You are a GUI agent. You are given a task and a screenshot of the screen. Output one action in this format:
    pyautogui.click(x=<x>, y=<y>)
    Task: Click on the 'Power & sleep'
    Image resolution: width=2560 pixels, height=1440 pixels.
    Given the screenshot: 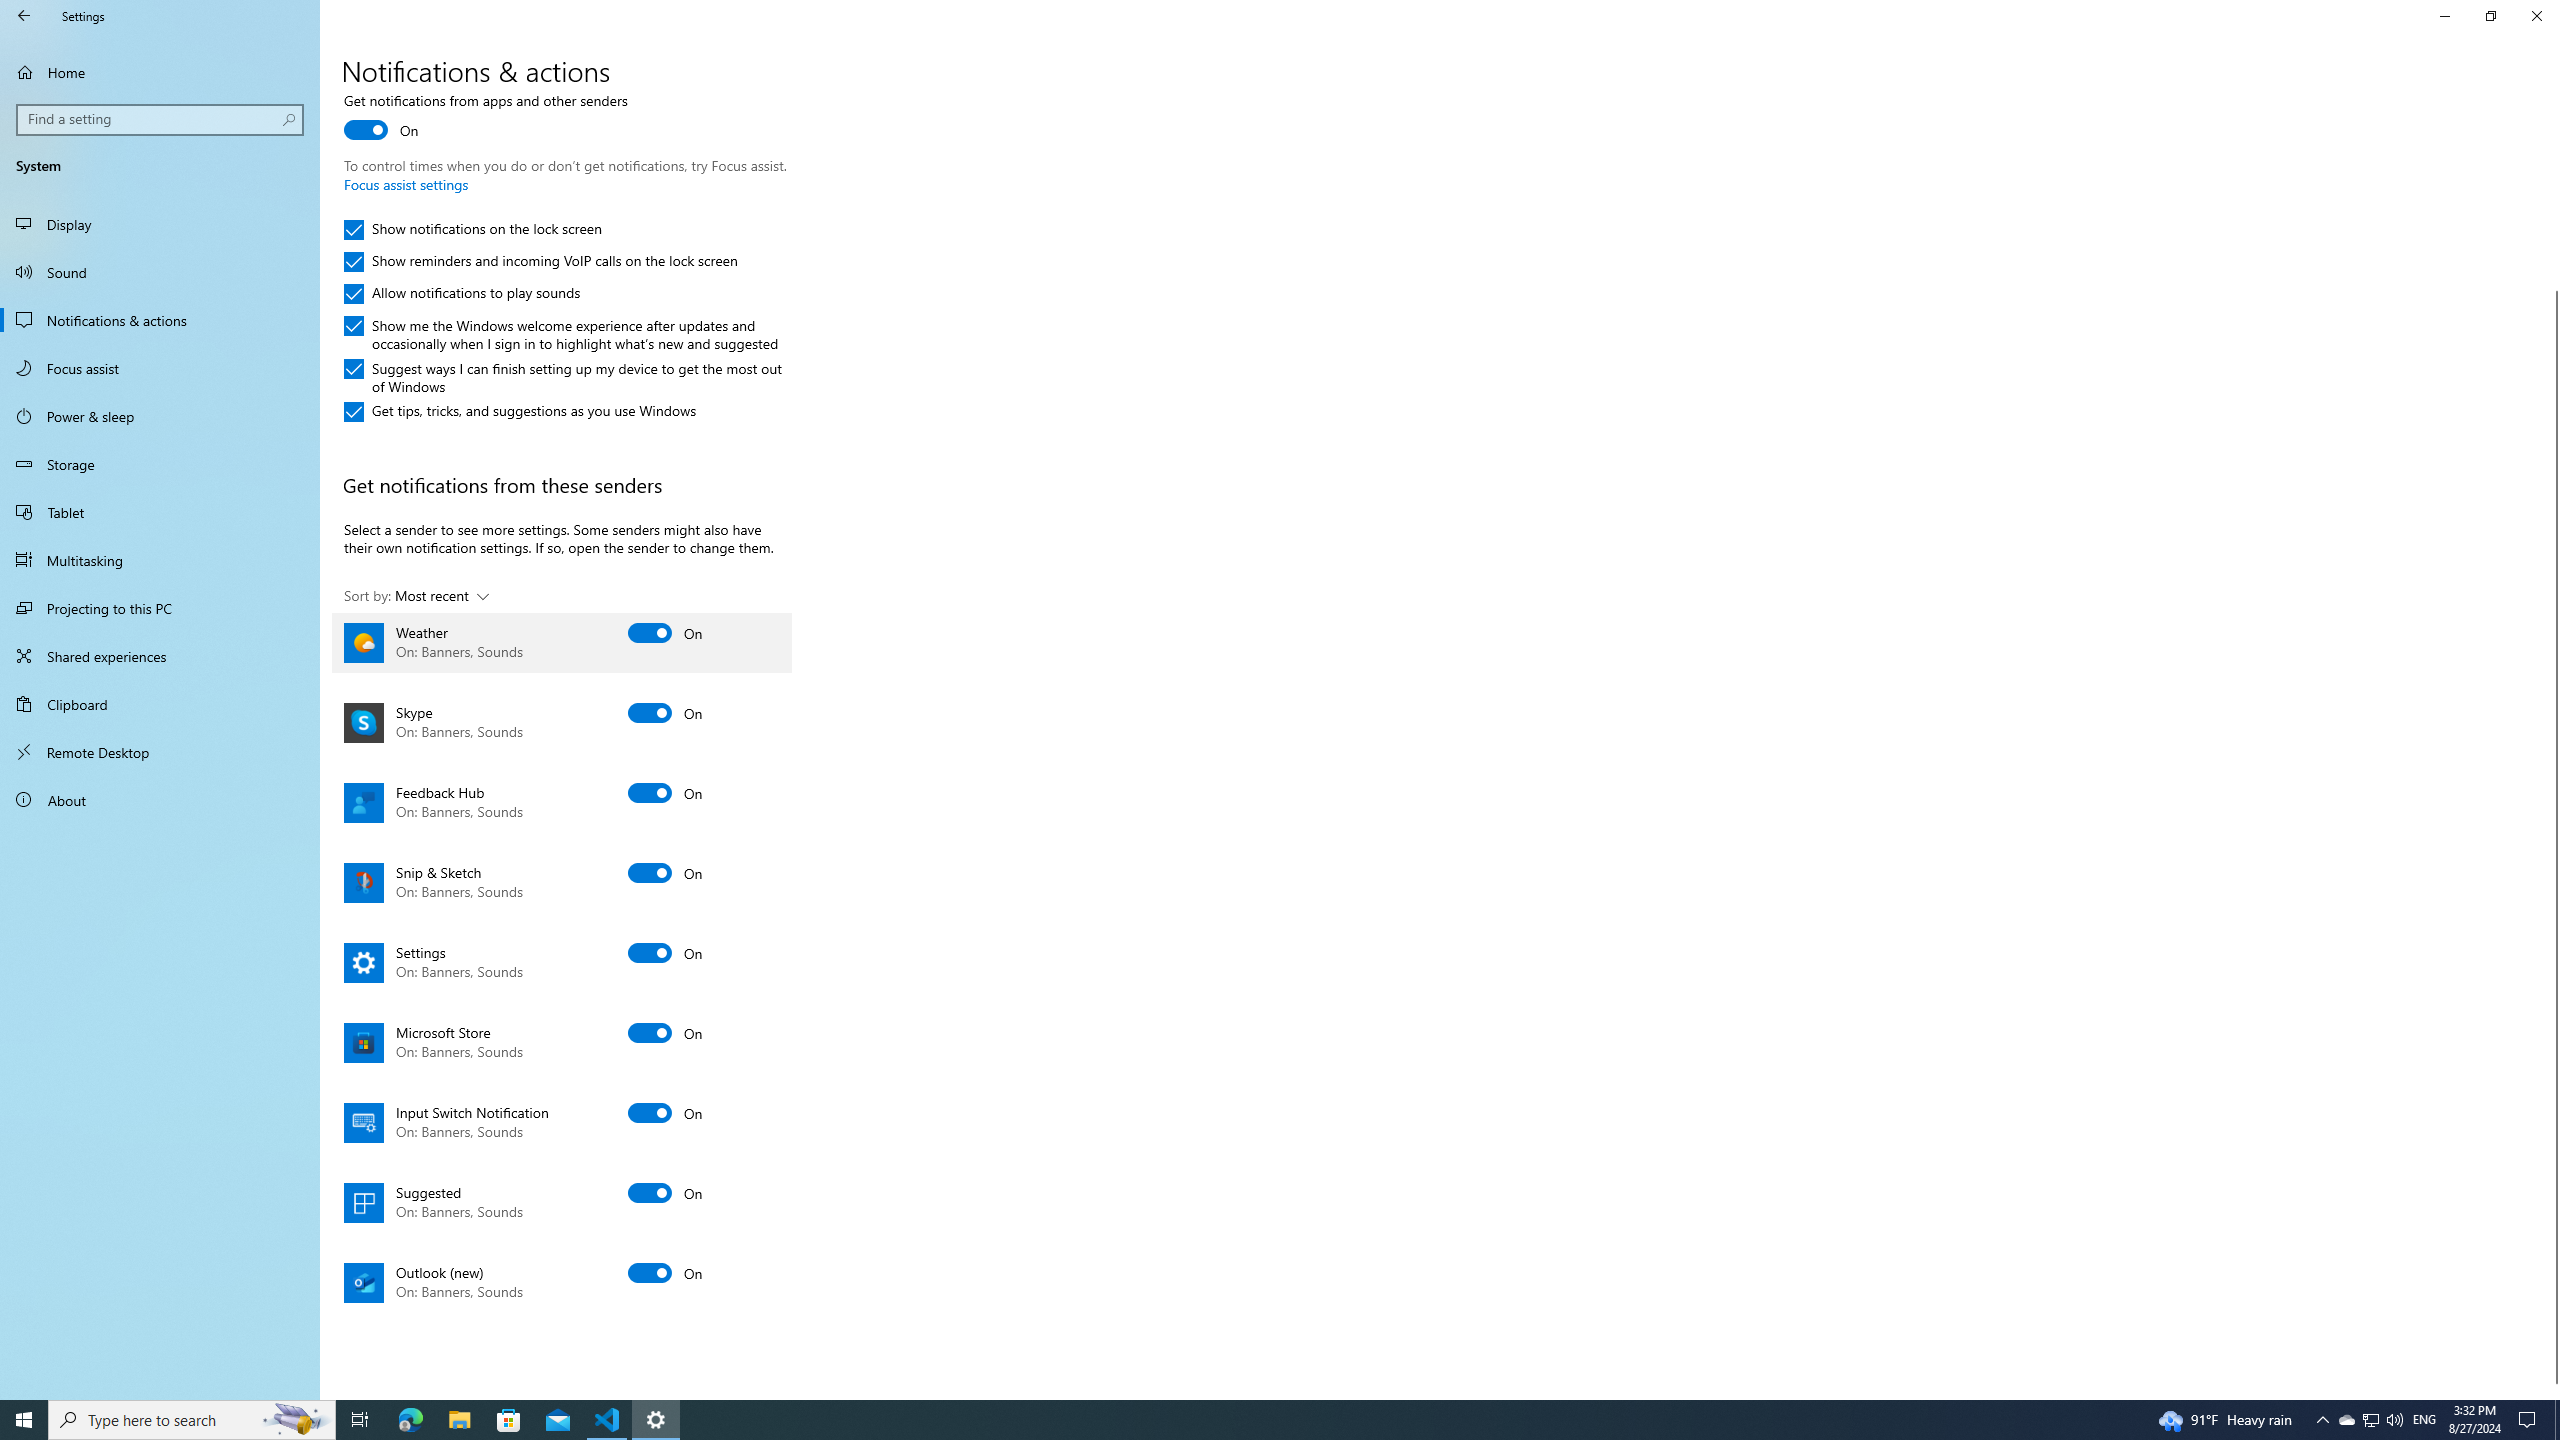 What is the action you would take?
    pyautogui.click(x=159, y=415)
    